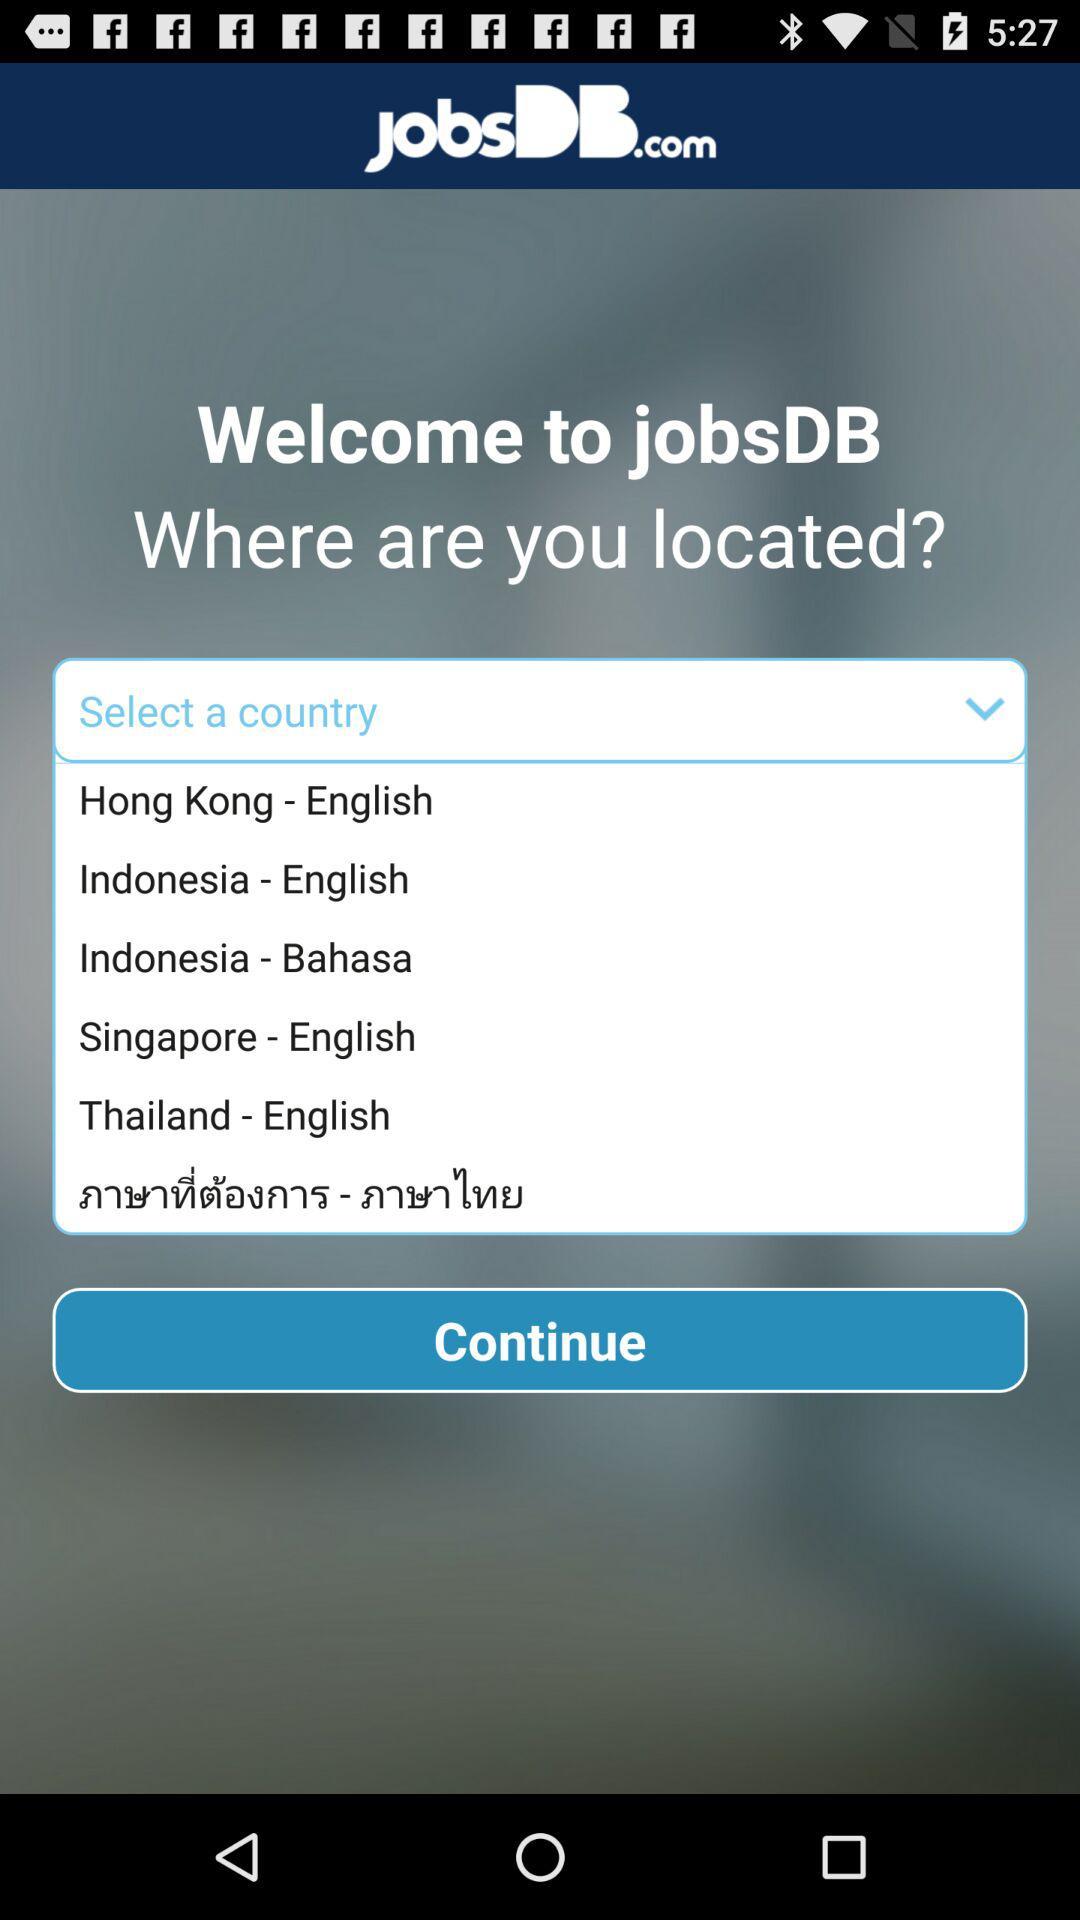 The height and width of the screenshot is (1920, 1080). What do you see at coordinates (545, 1192) in the screenshot?
I see `app below the thailand - english` at bounding box center [545, 1192].